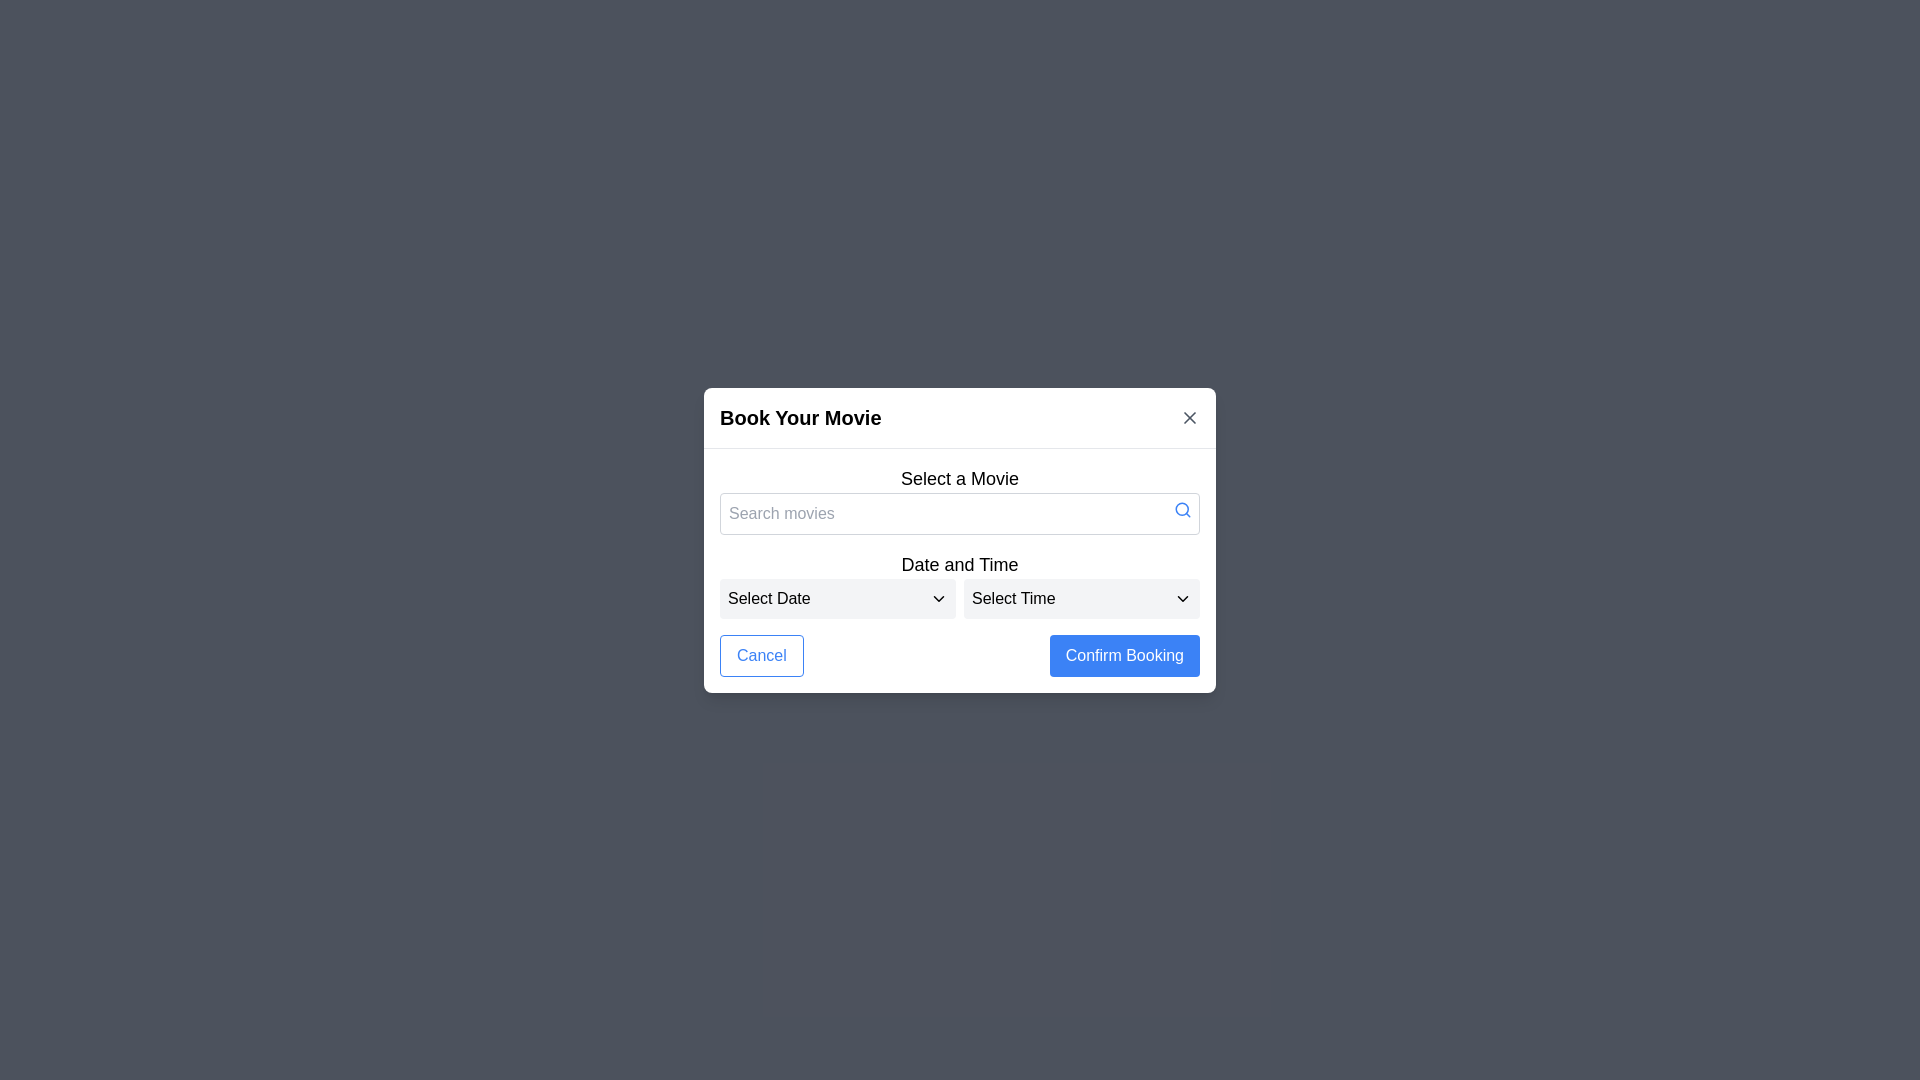  Describe the element at coordinates (1190, 416) in the screenshot. I see `the close button located at the top-right corner of the 'Book Your Movie' modal` at that location.